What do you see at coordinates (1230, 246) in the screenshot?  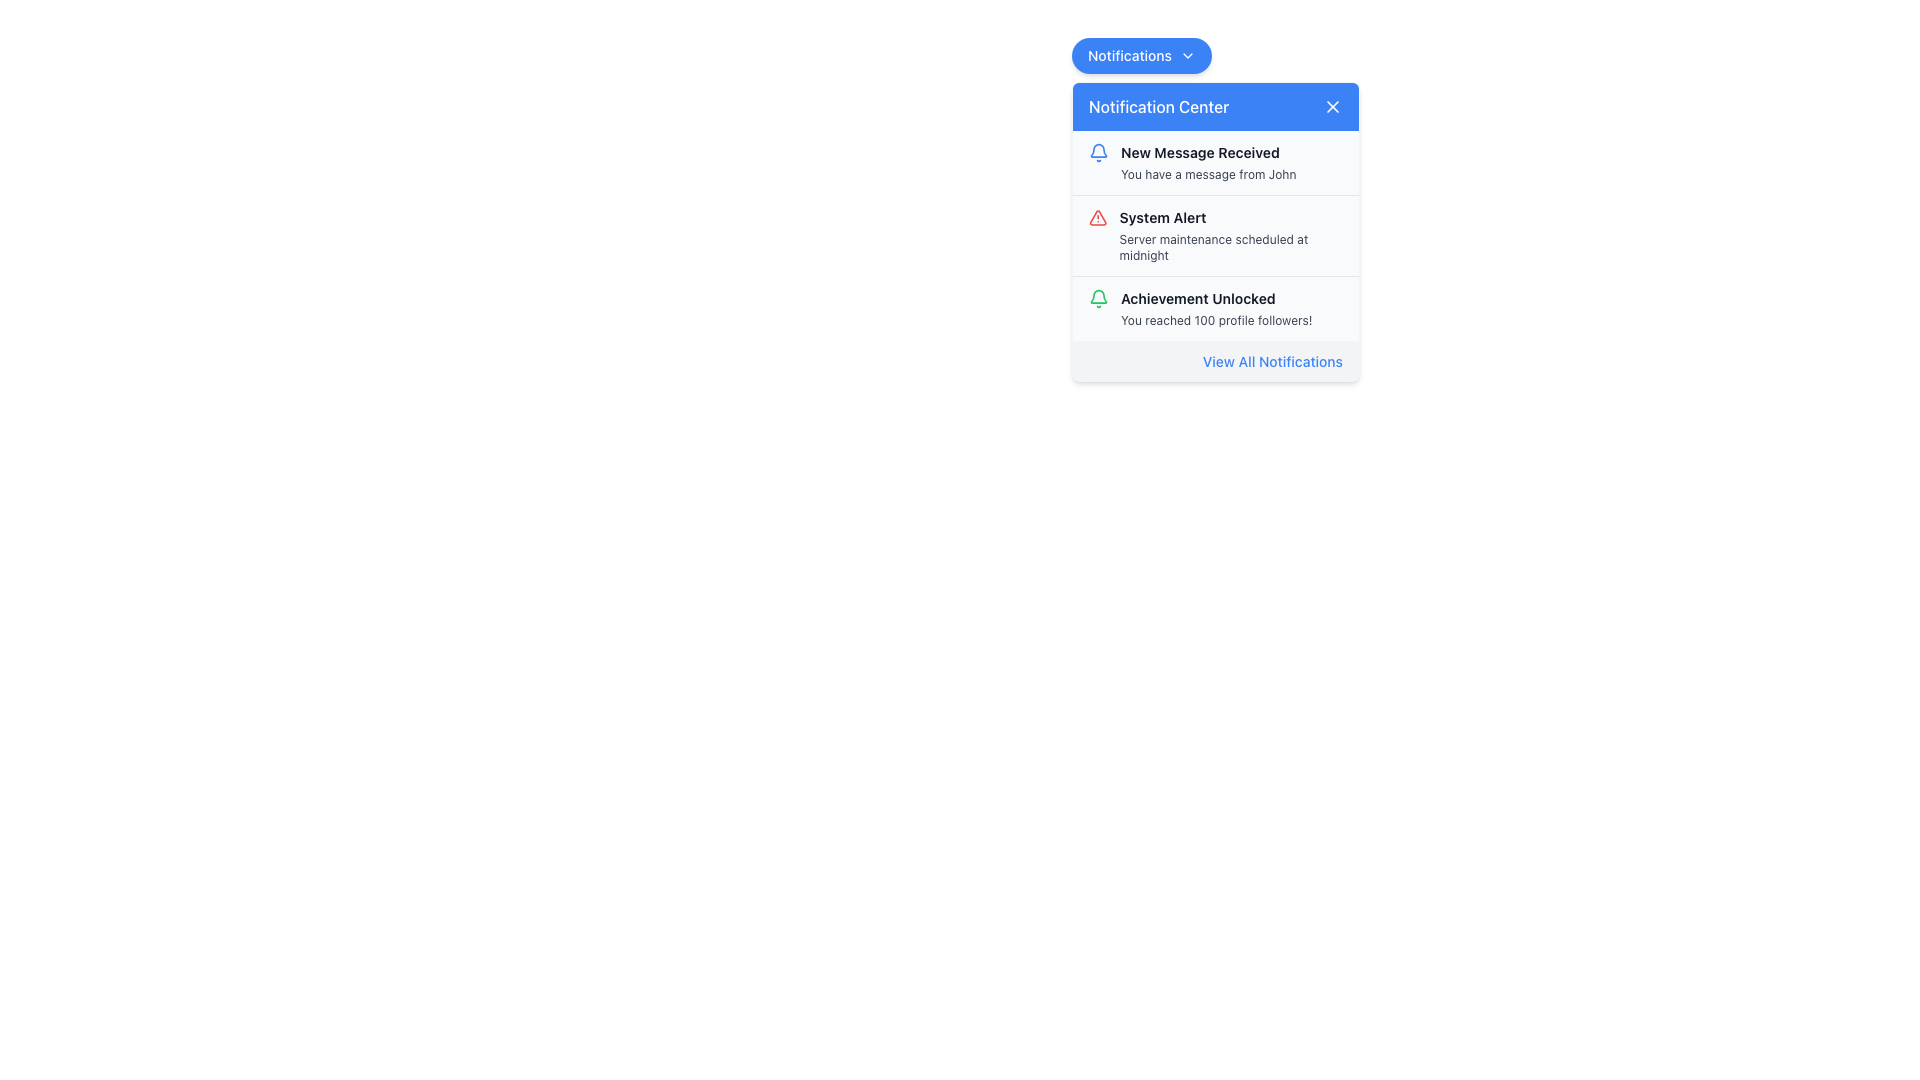 I see `supplementary text label located below the 'System Alert' title in the second notification card of the notification panel` at bounding box center [1230, 246].